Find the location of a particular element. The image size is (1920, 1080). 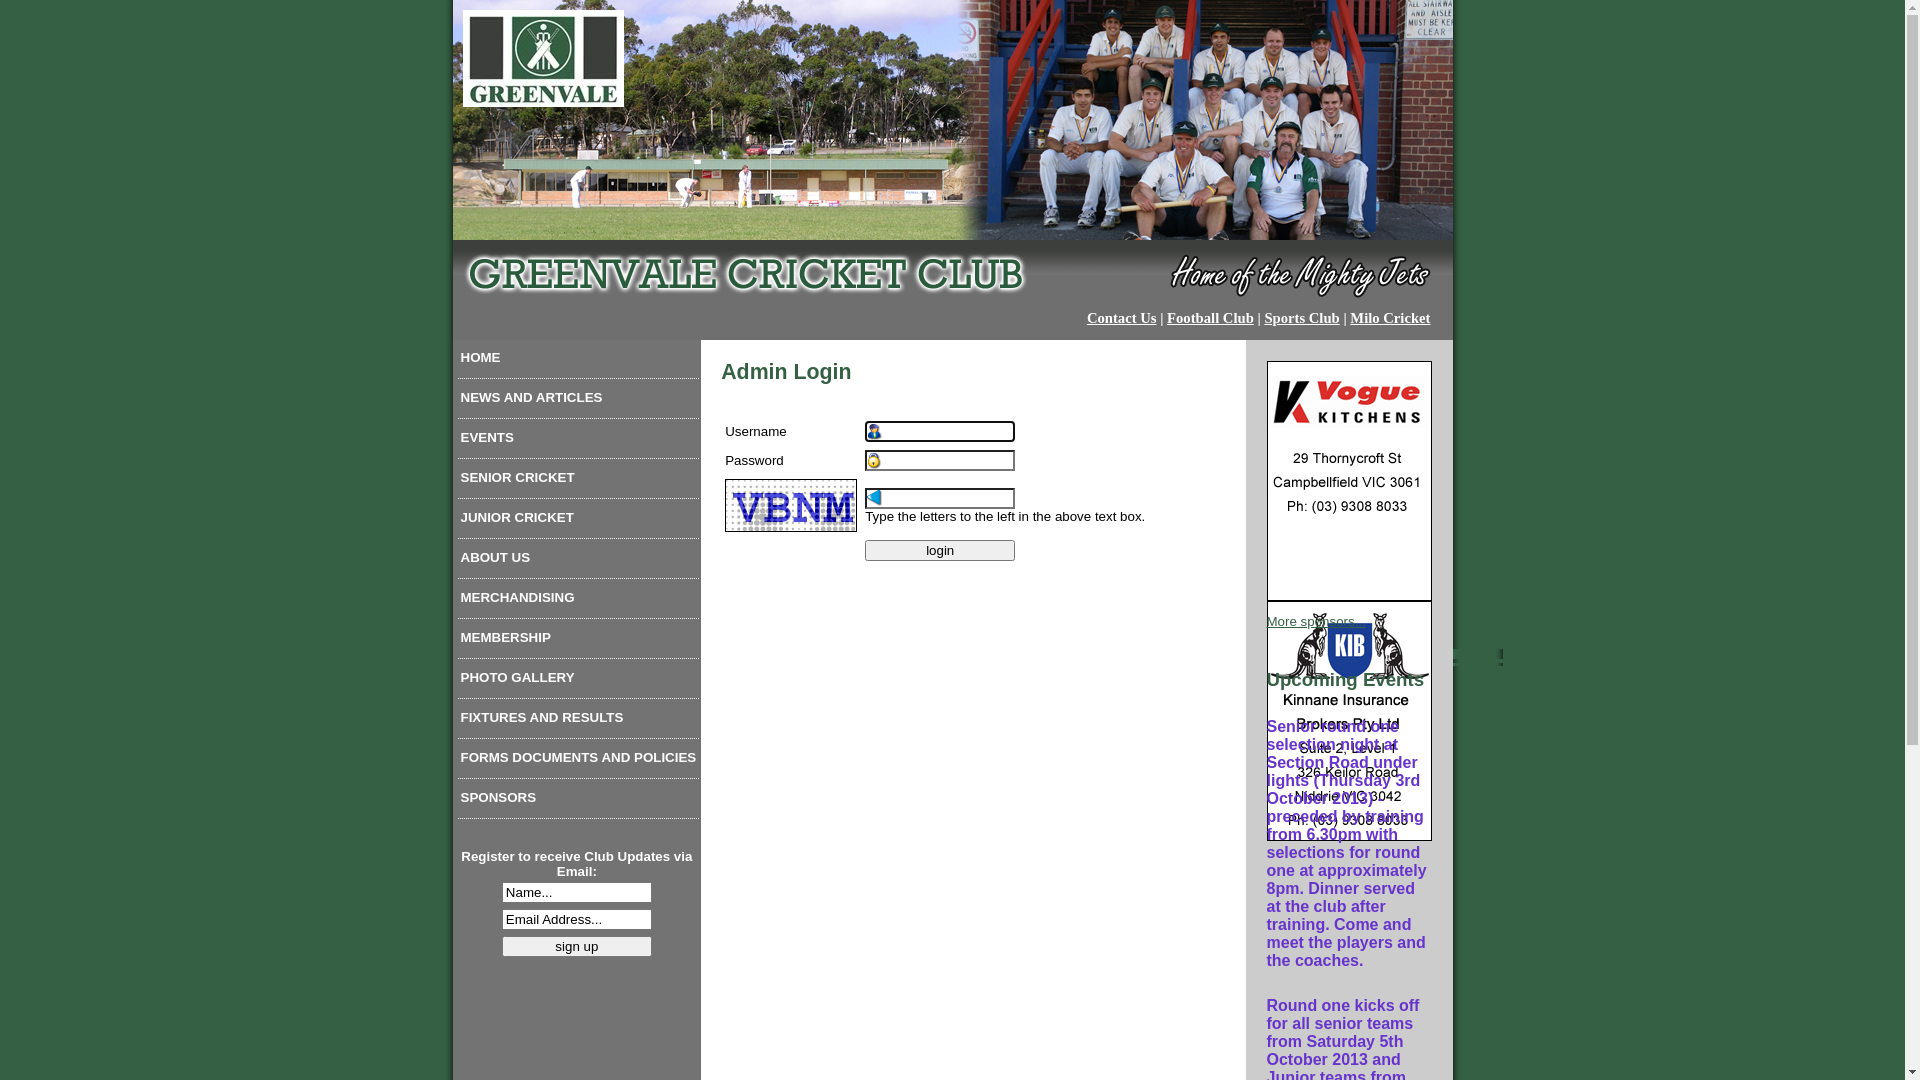

'Sports Club' is located at coordinates (1301, 316).